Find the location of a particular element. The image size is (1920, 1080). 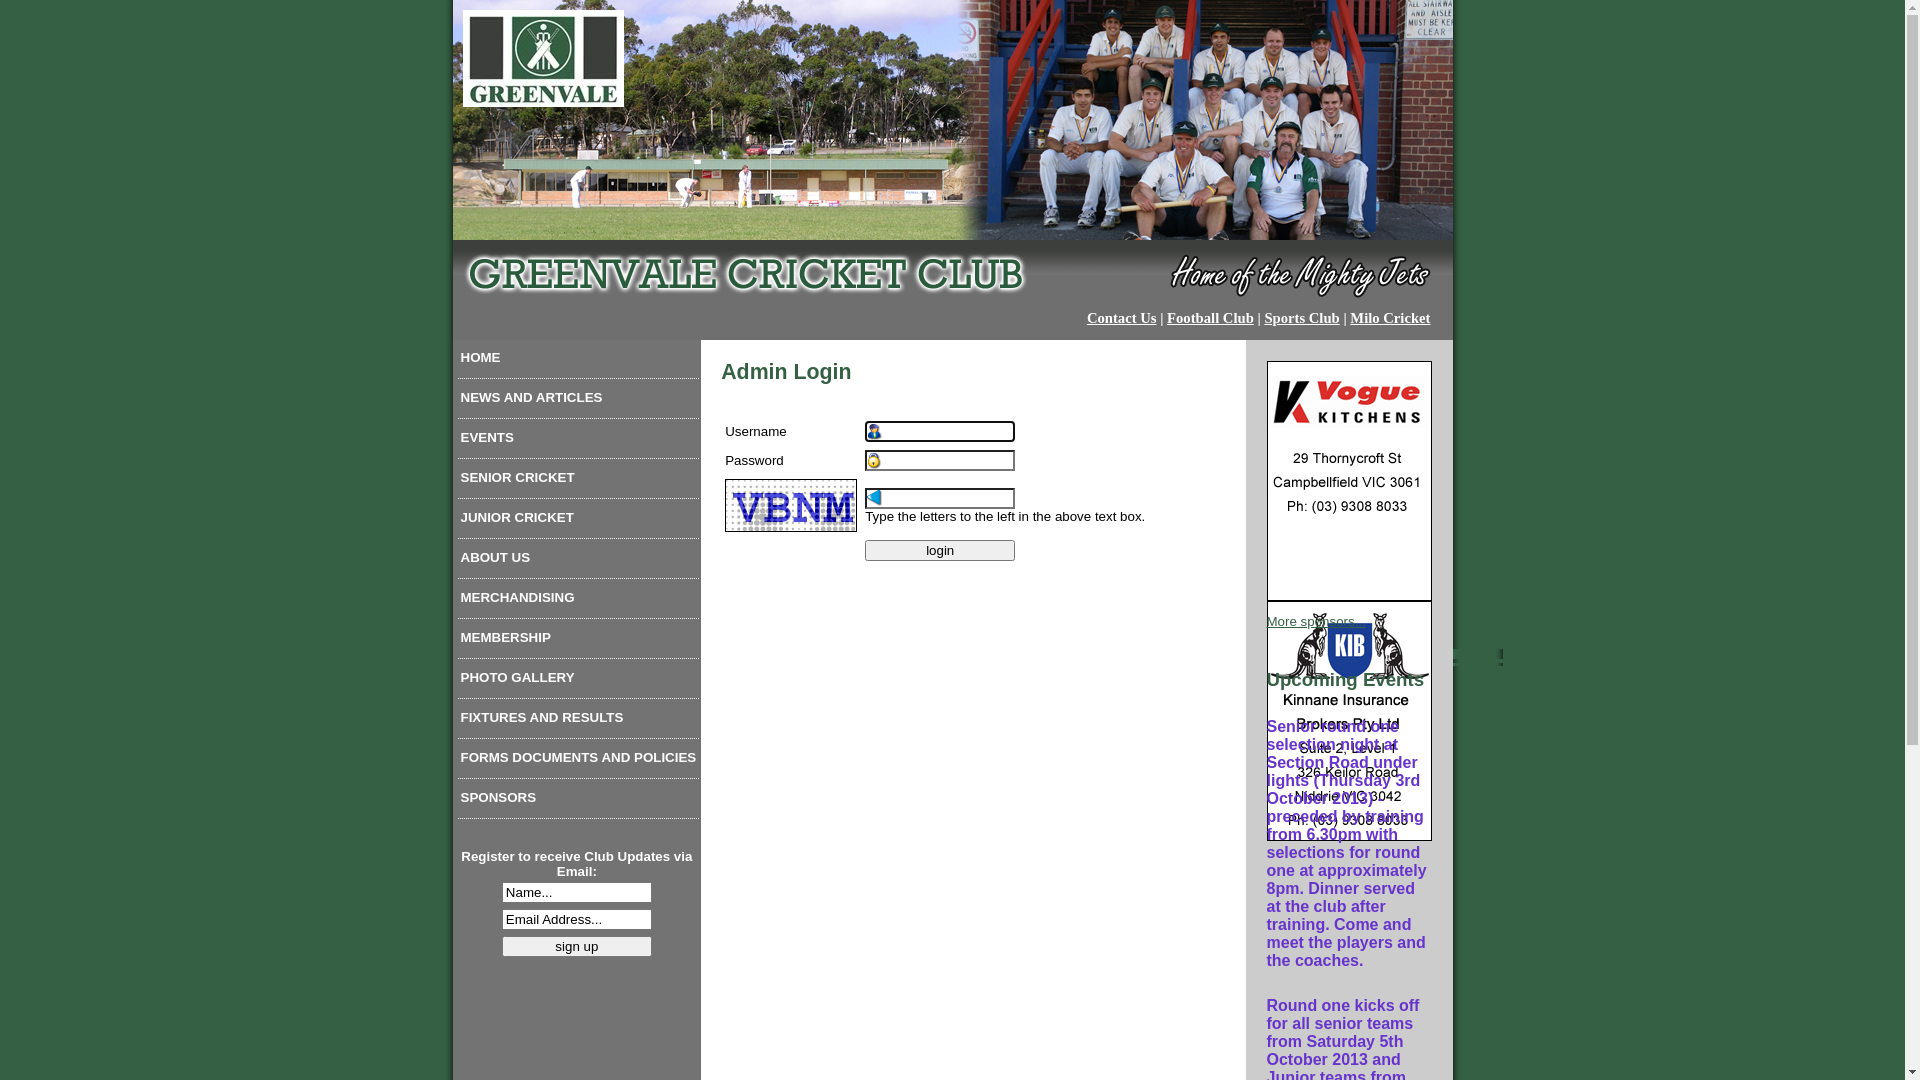

'Sports Club' is located at coordinates (1301, 316).